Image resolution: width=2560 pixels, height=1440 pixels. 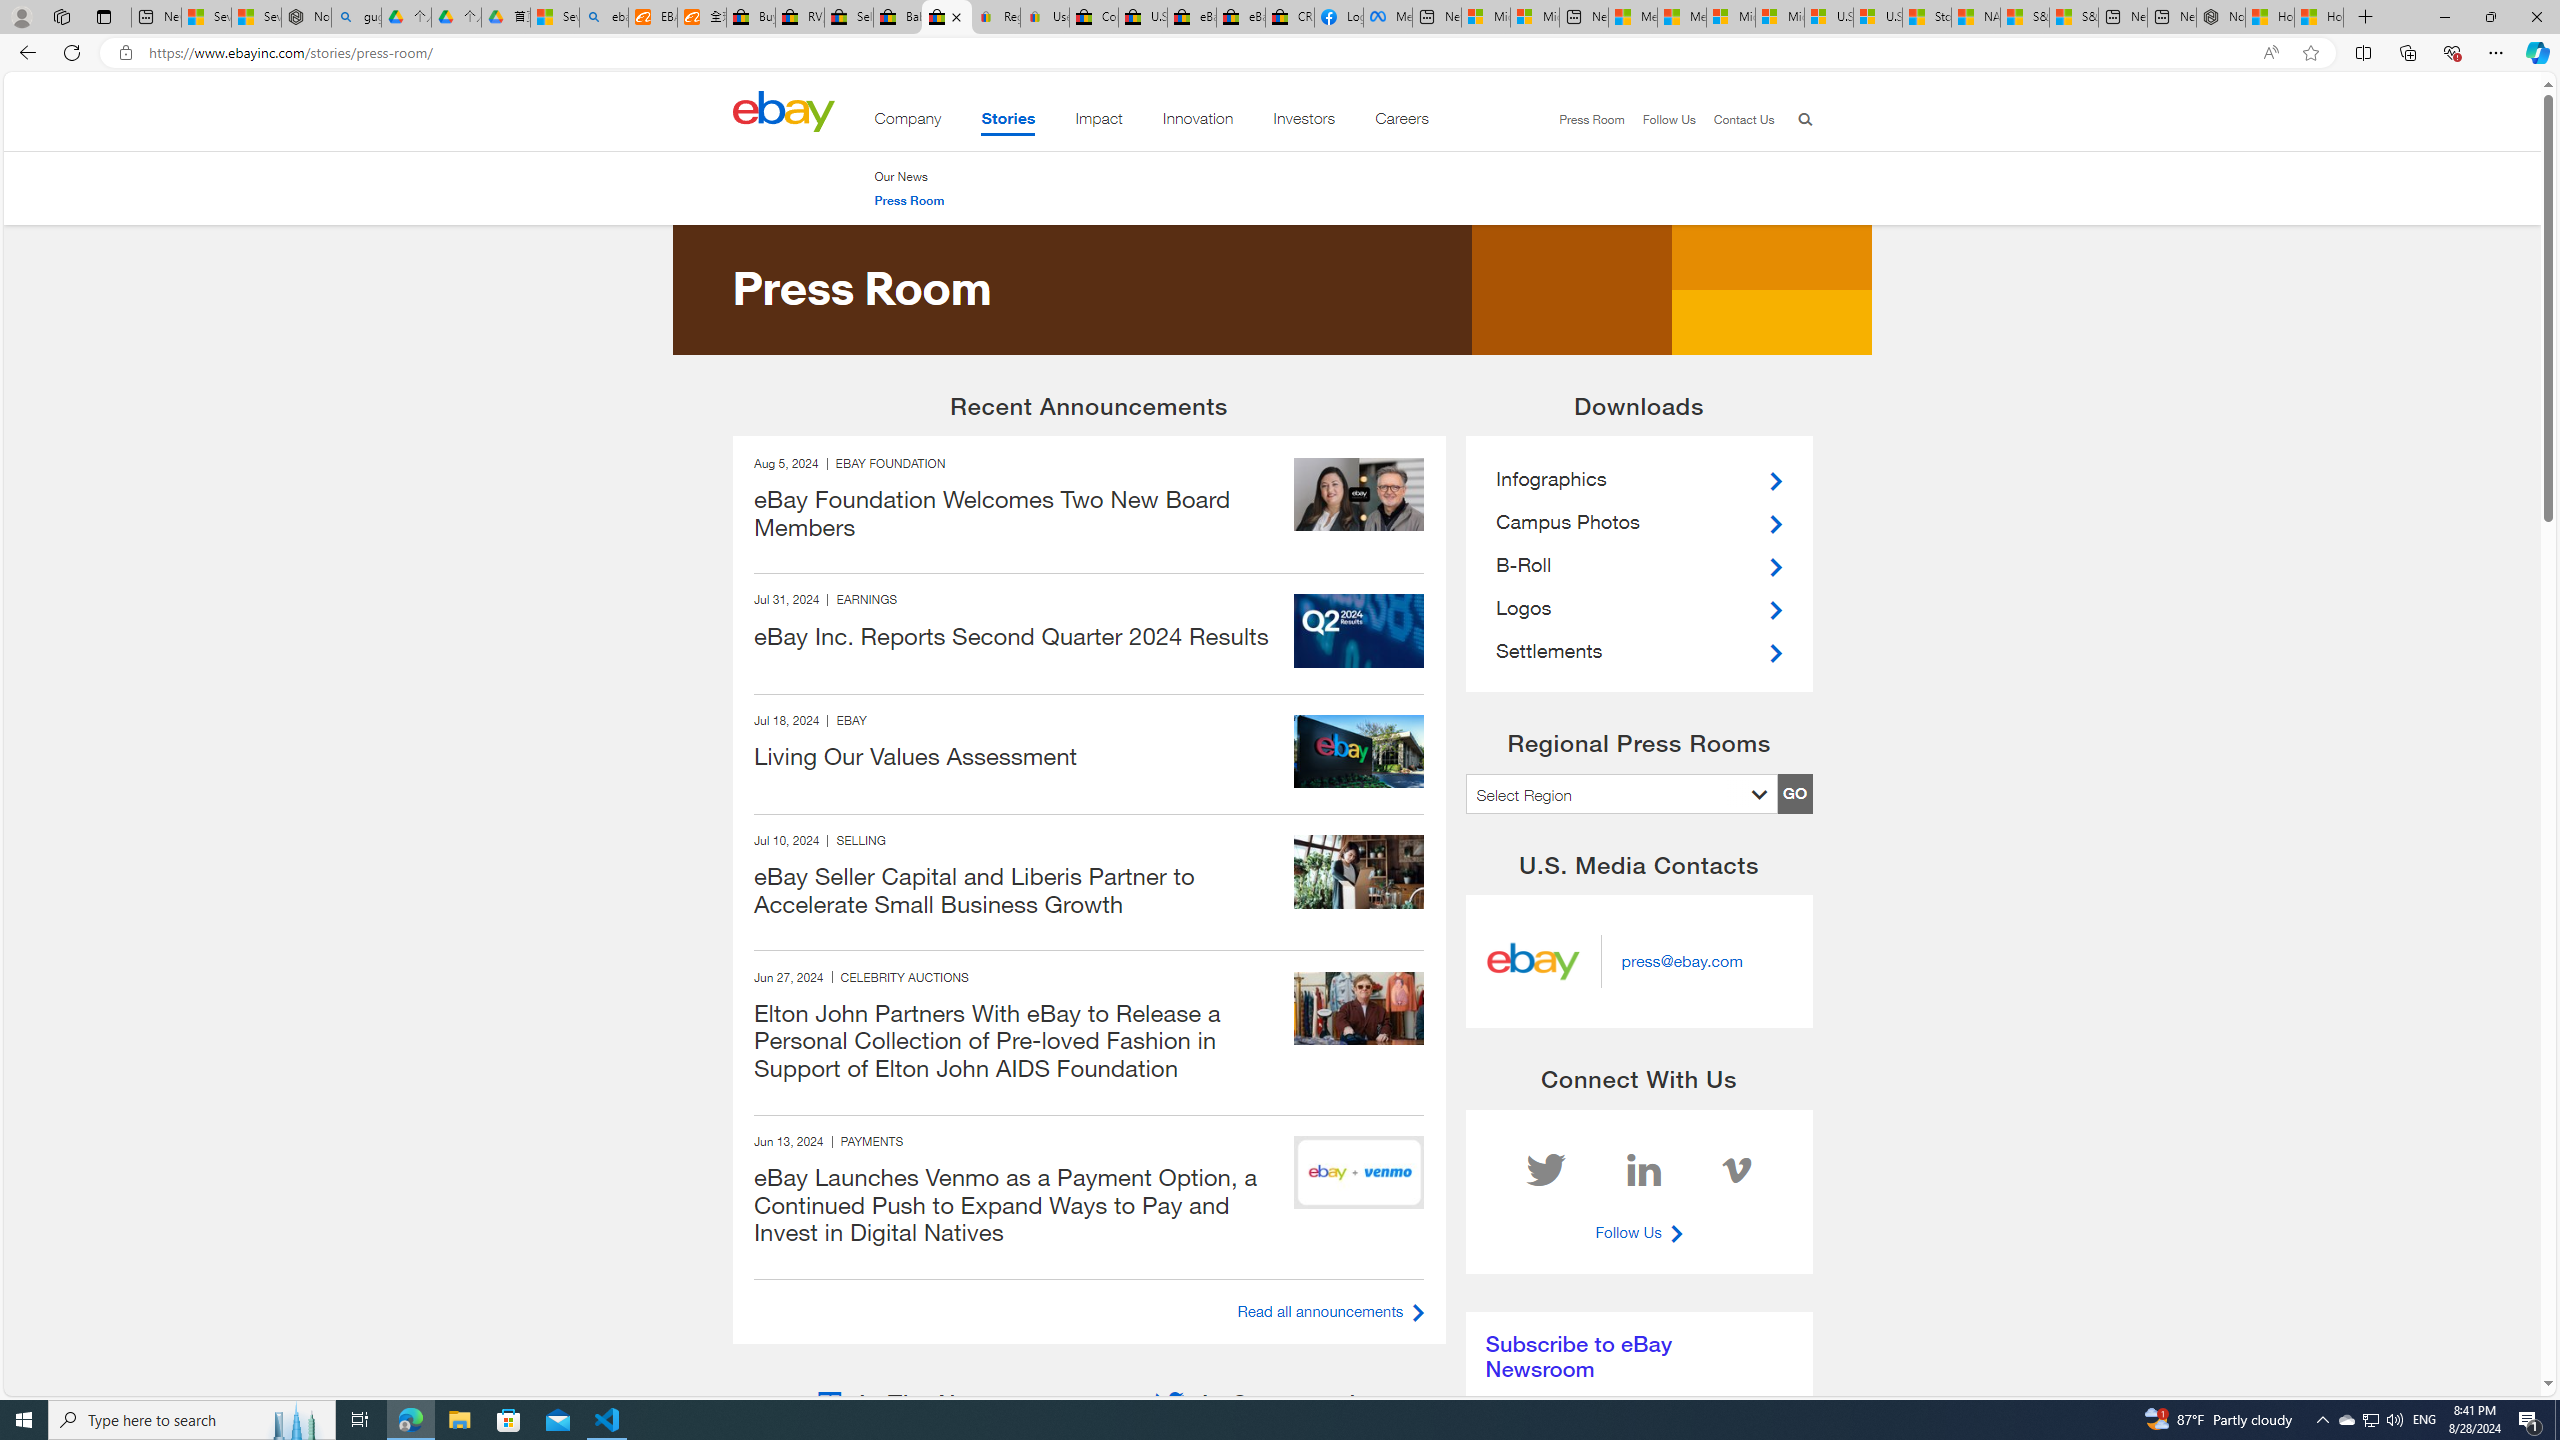 I want to click on 'ebay hq inc20', so click(x=1358, y=750).